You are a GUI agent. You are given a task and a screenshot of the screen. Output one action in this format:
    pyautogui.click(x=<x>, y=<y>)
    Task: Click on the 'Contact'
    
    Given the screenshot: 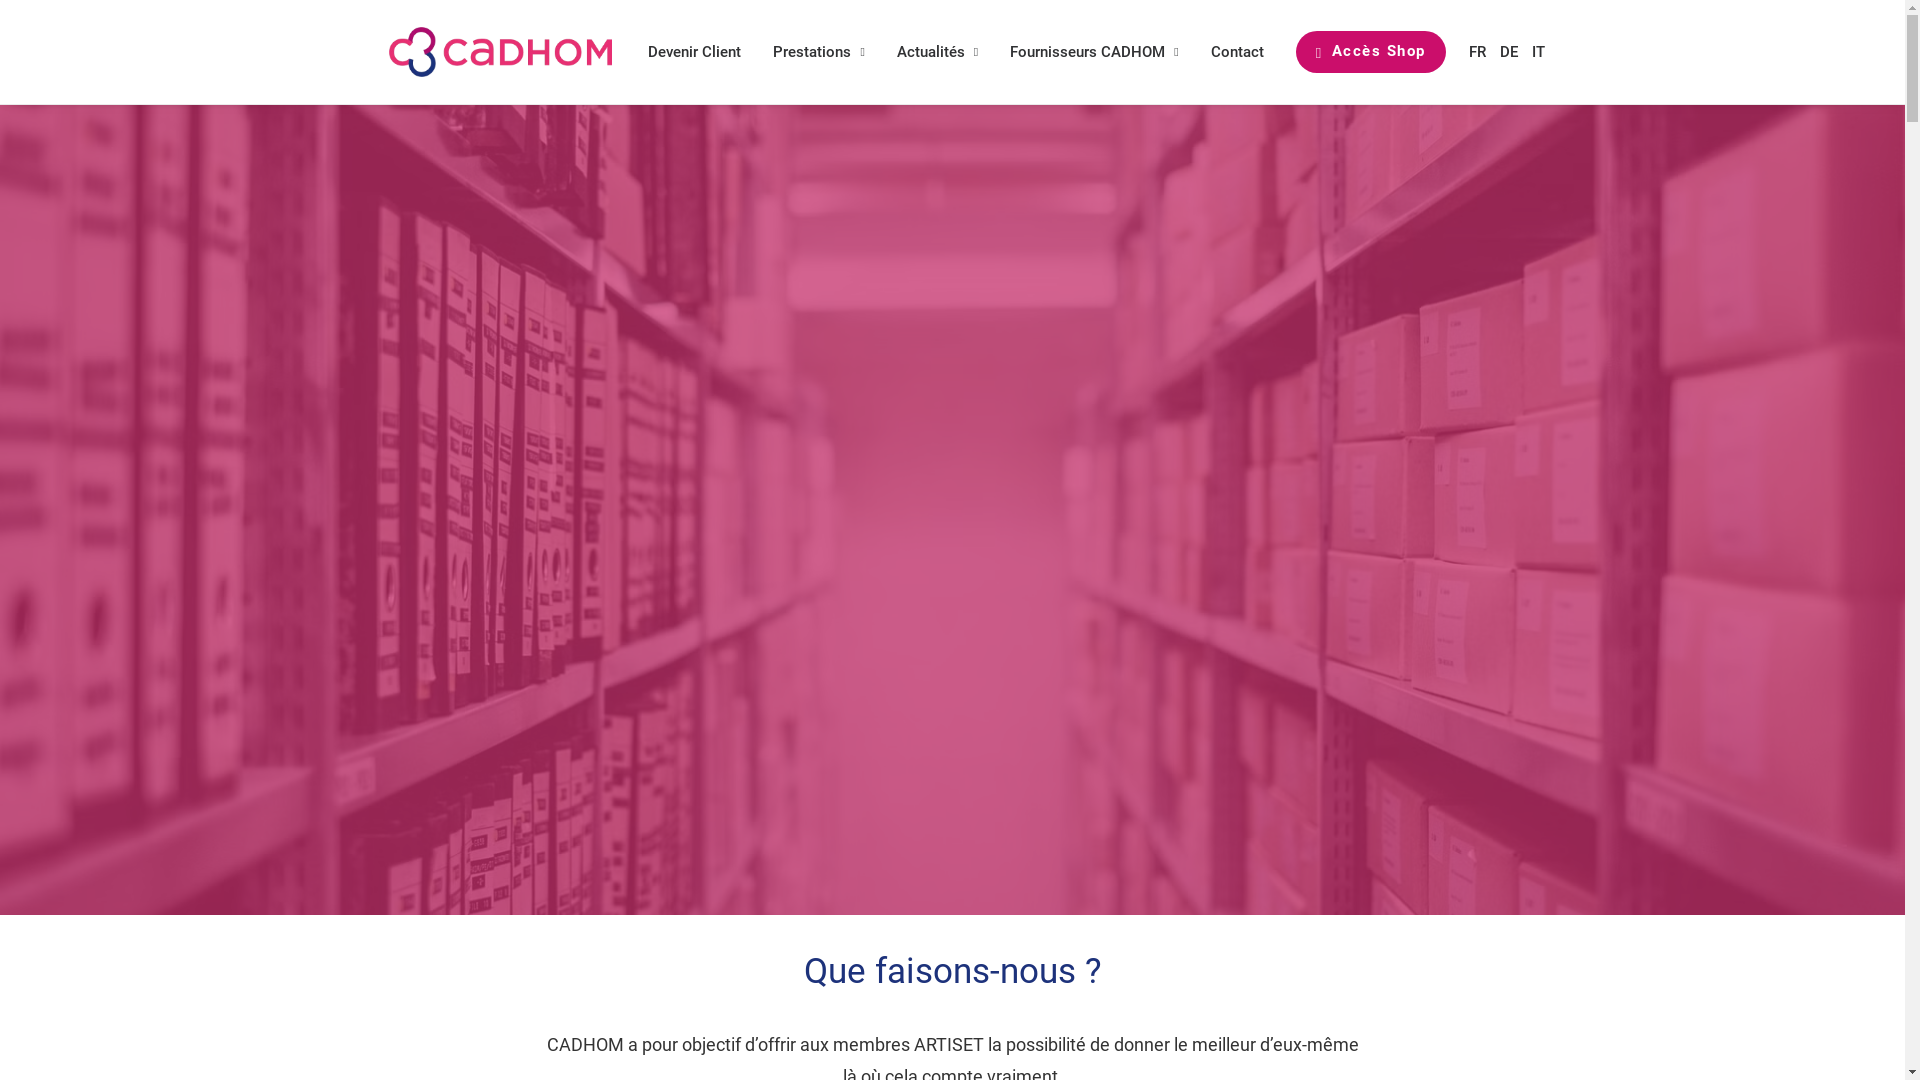 What is the action you would take?
    pyautogui.click(x=1236, y=50)
    